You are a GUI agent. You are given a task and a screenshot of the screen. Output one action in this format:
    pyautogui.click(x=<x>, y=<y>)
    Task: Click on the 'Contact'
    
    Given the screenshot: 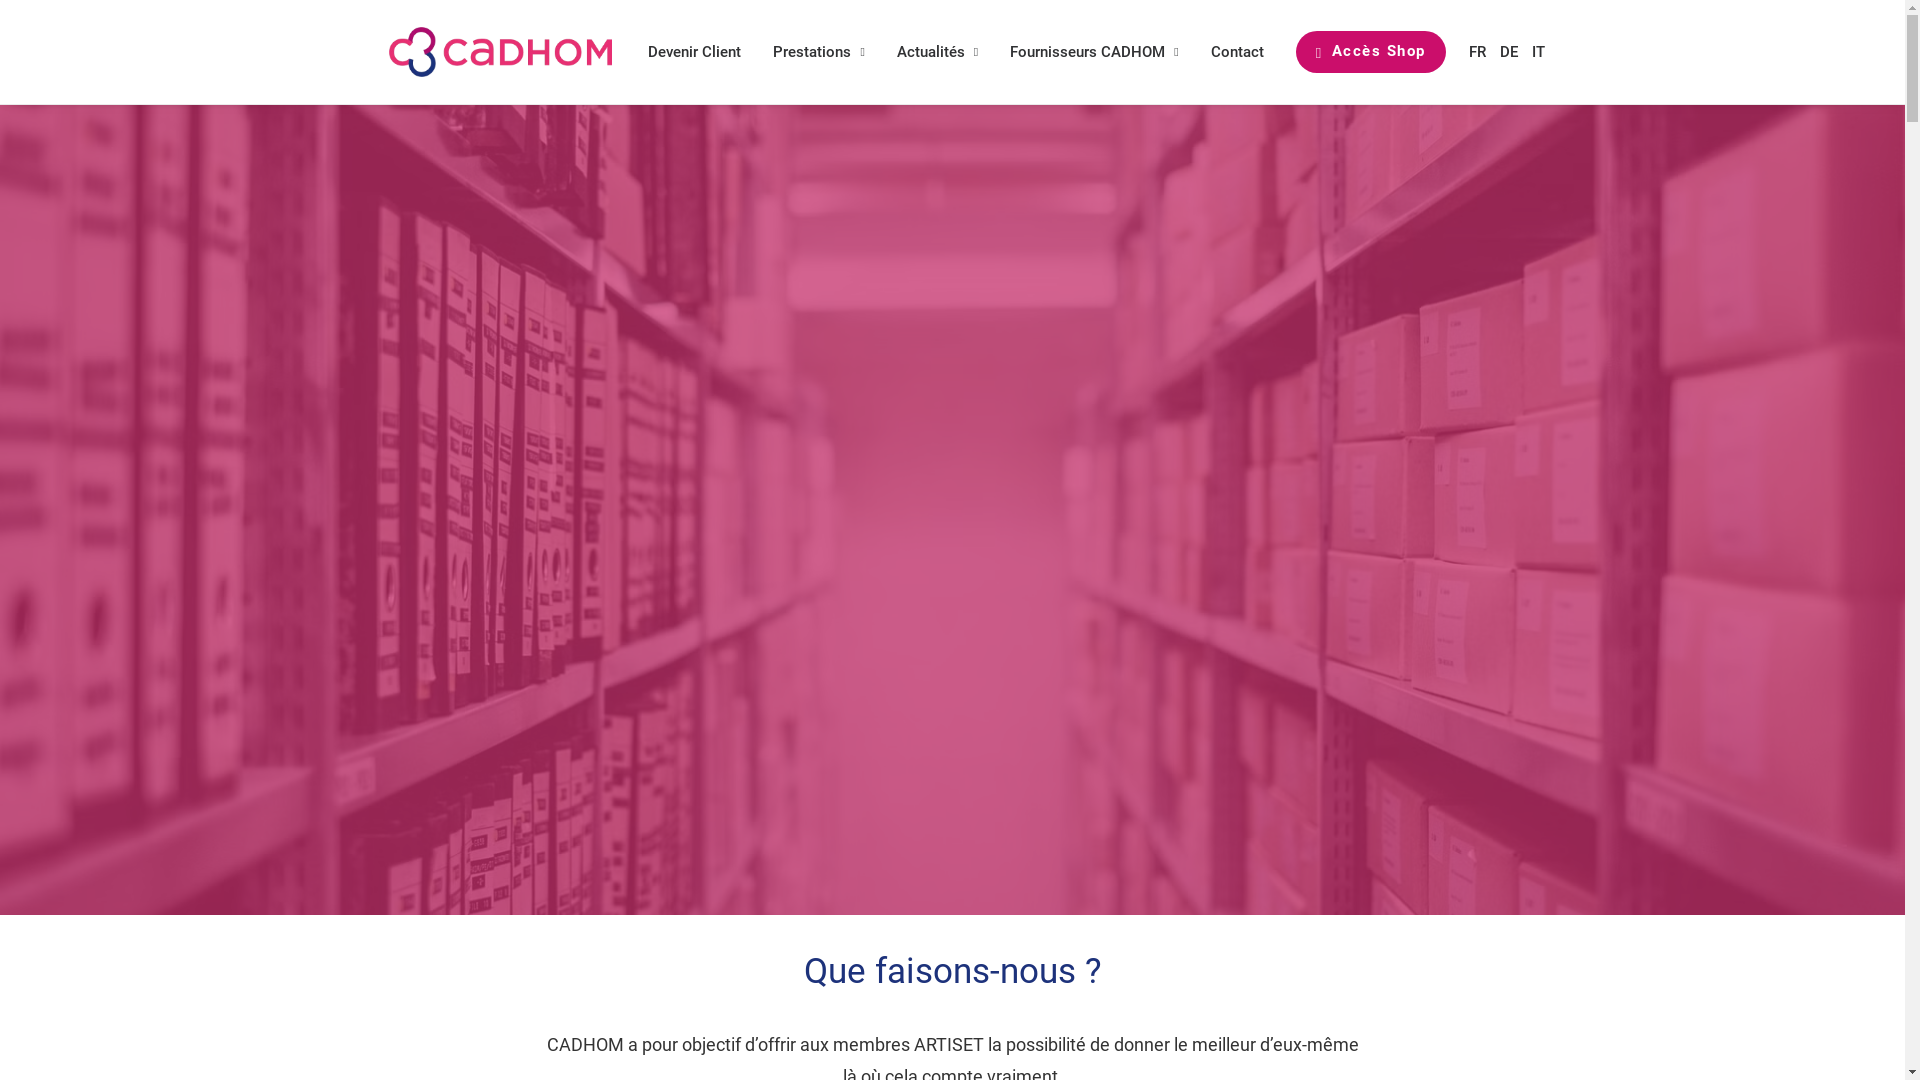 What is the action you would take?
    pyautogui.click(x=1236, y=50)
    